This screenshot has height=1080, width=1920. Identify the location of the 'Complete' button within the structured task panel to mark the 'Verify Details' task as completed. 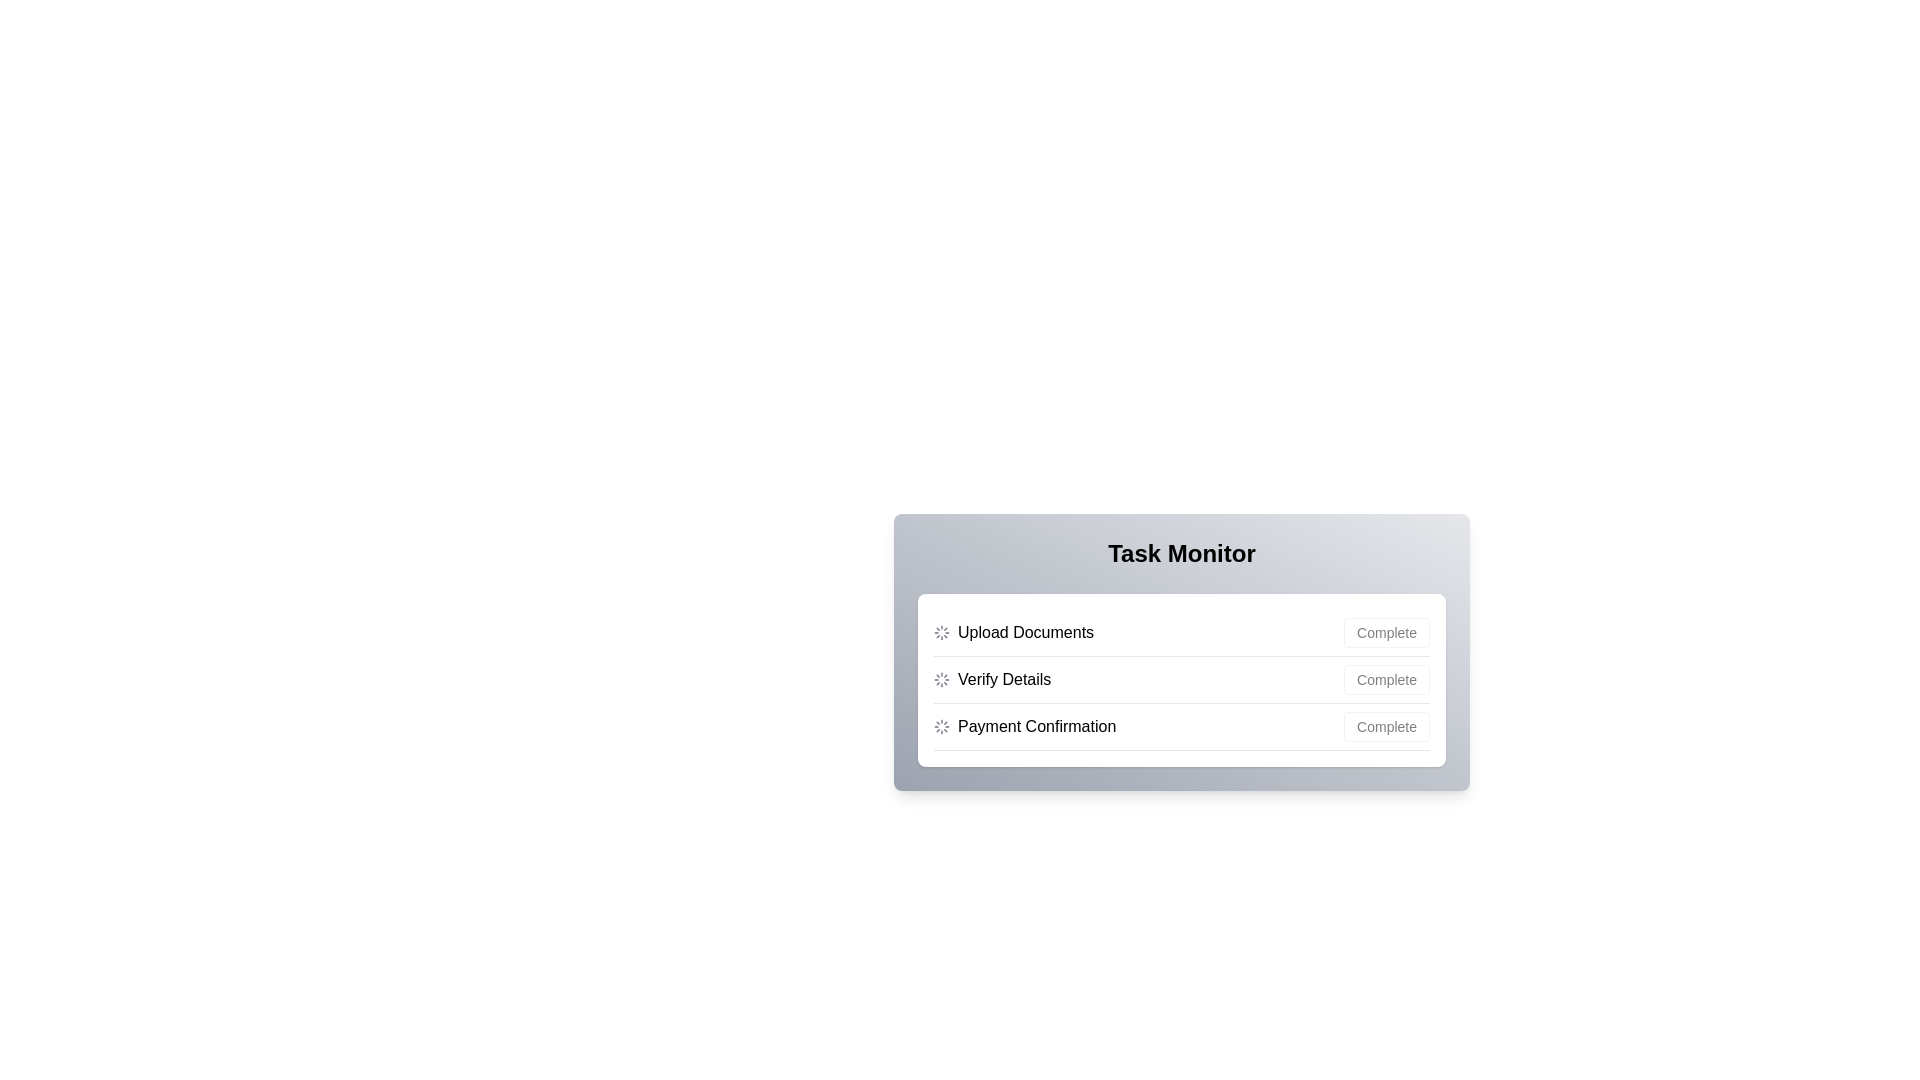
(1349, 671).